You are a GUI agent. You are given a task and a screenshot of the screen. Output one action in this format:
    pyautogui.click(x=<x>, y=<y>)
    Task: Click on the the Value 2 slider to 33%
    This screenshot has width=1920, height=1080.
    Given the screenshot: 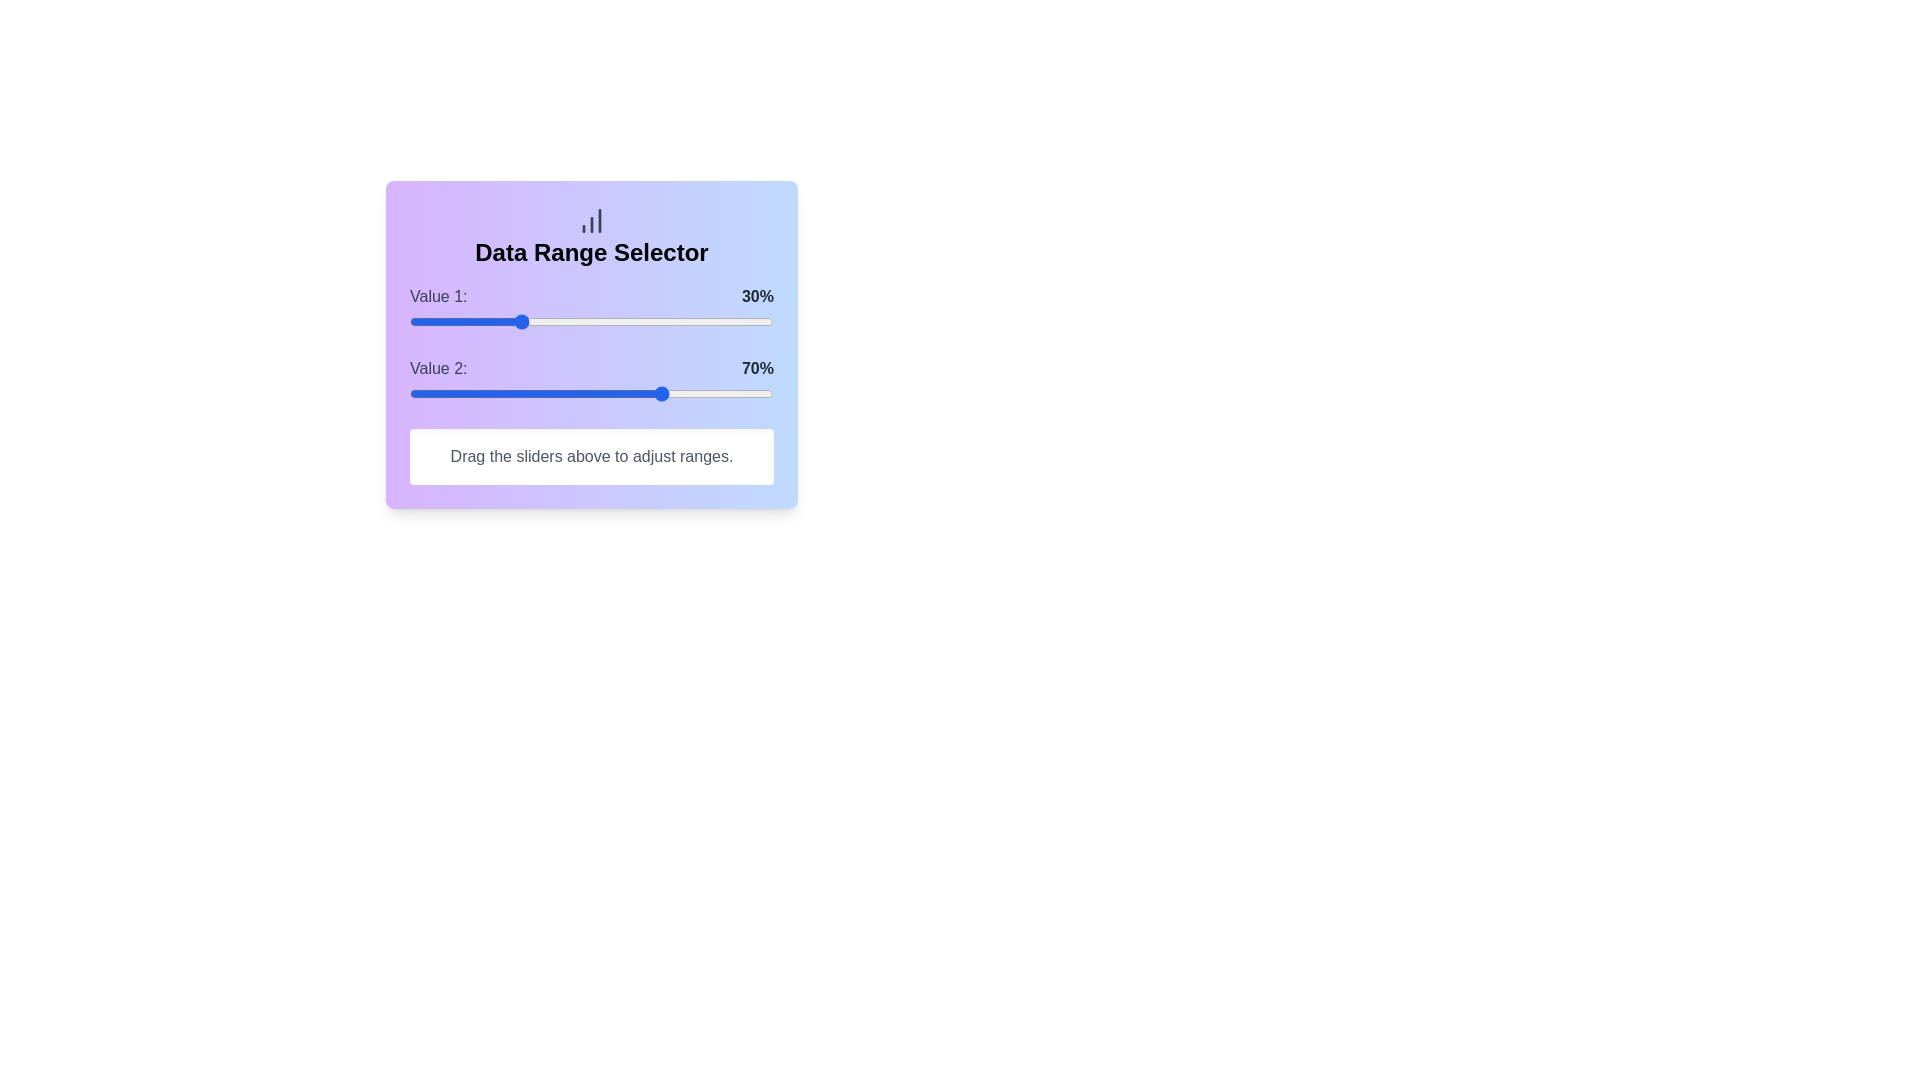 What is the action you would take?
    pyautogui.click(x=530, y=393)
    